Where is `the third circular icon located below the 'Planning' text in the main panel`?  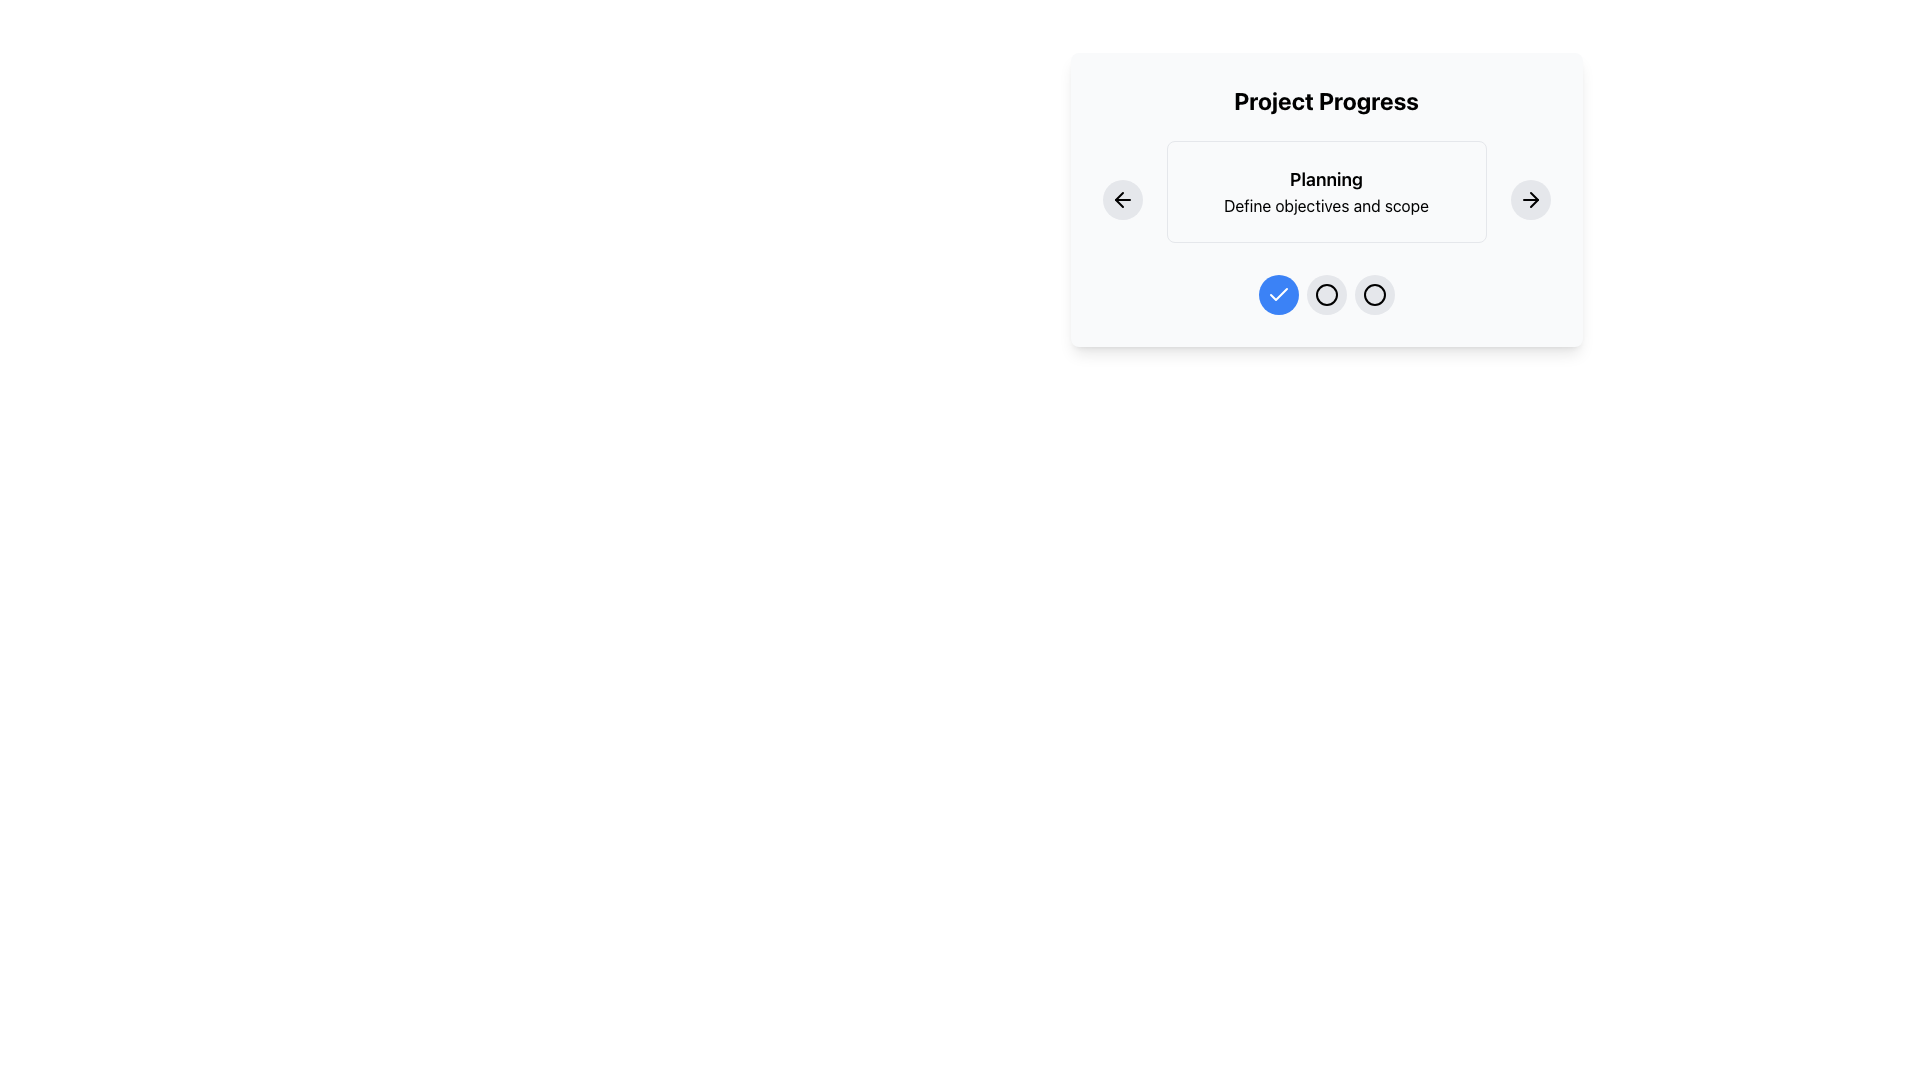
the third circular icon located below the 'Planning' text in the main panel is located at coordinates (1373, 294).